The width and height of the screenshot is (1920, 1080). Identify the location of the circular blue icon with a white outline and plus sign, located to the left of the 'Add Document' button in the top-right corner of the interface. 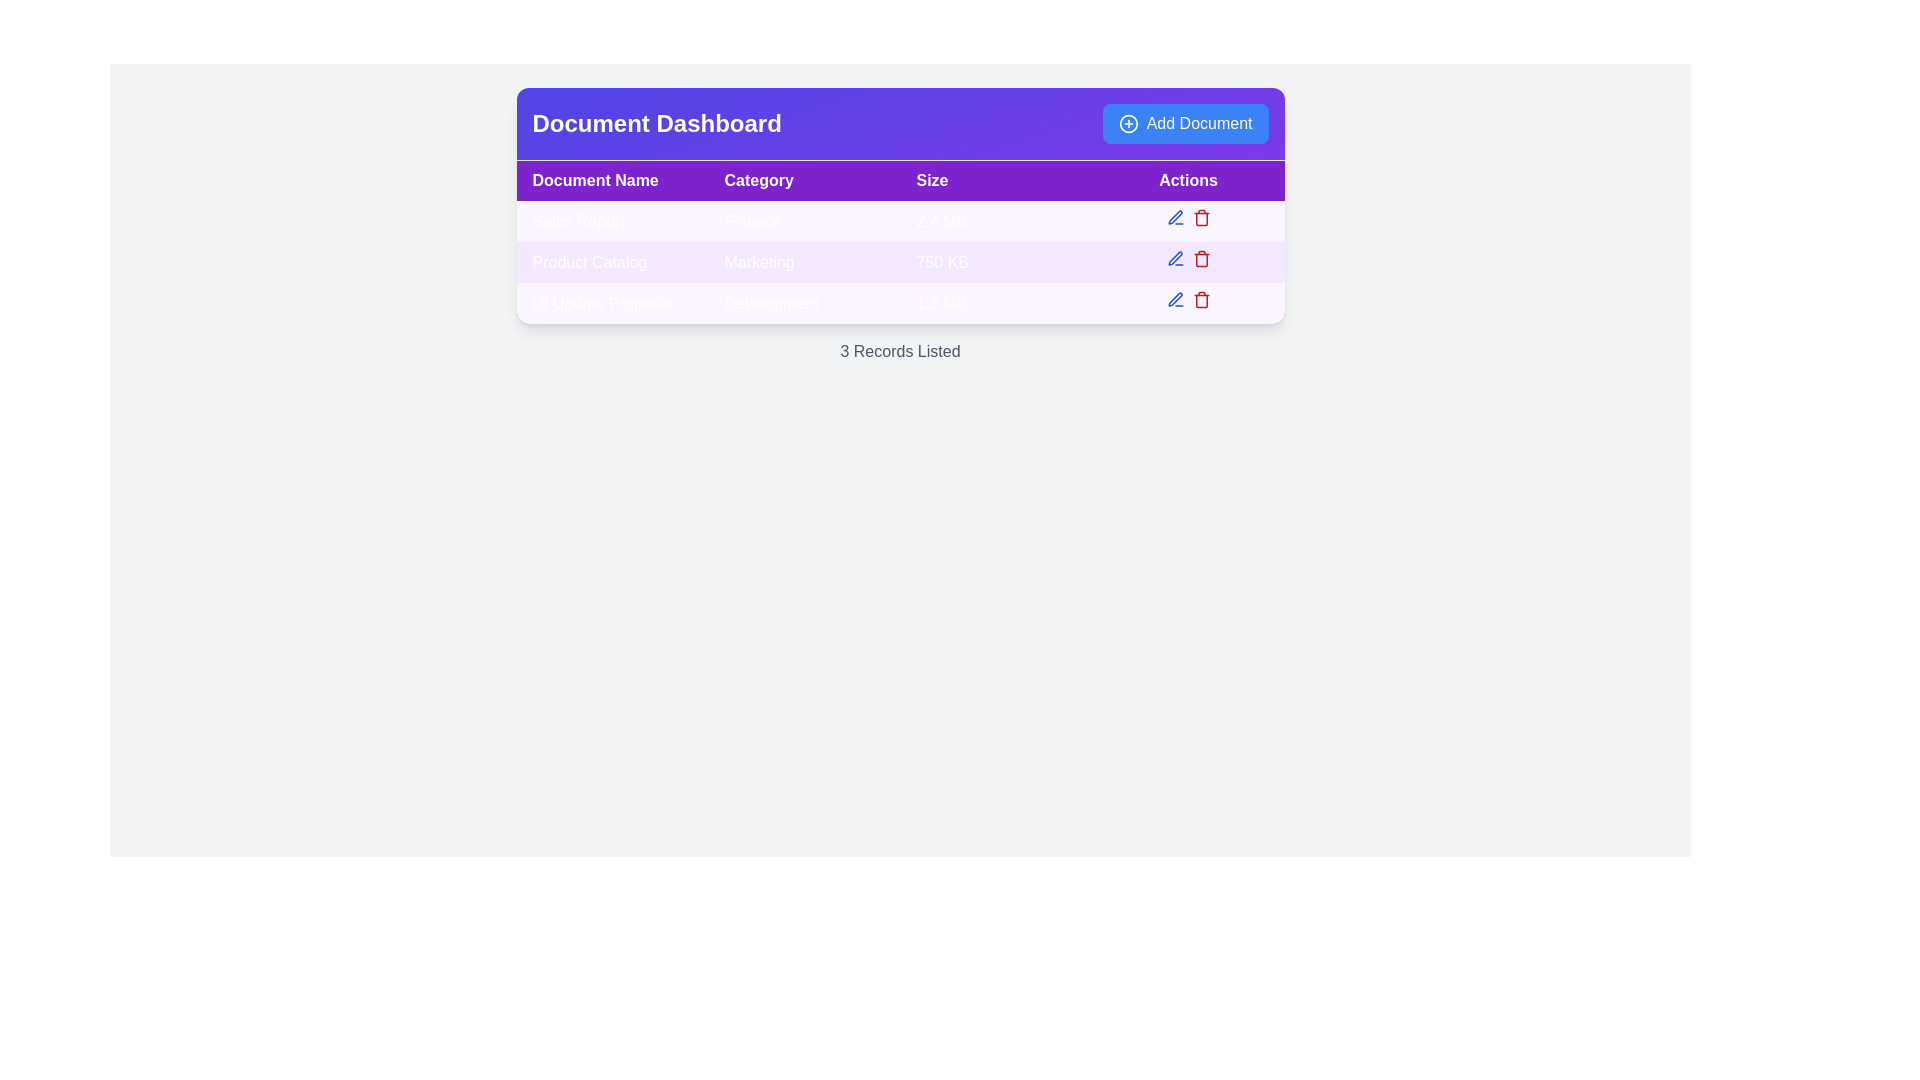
(1128, 123).